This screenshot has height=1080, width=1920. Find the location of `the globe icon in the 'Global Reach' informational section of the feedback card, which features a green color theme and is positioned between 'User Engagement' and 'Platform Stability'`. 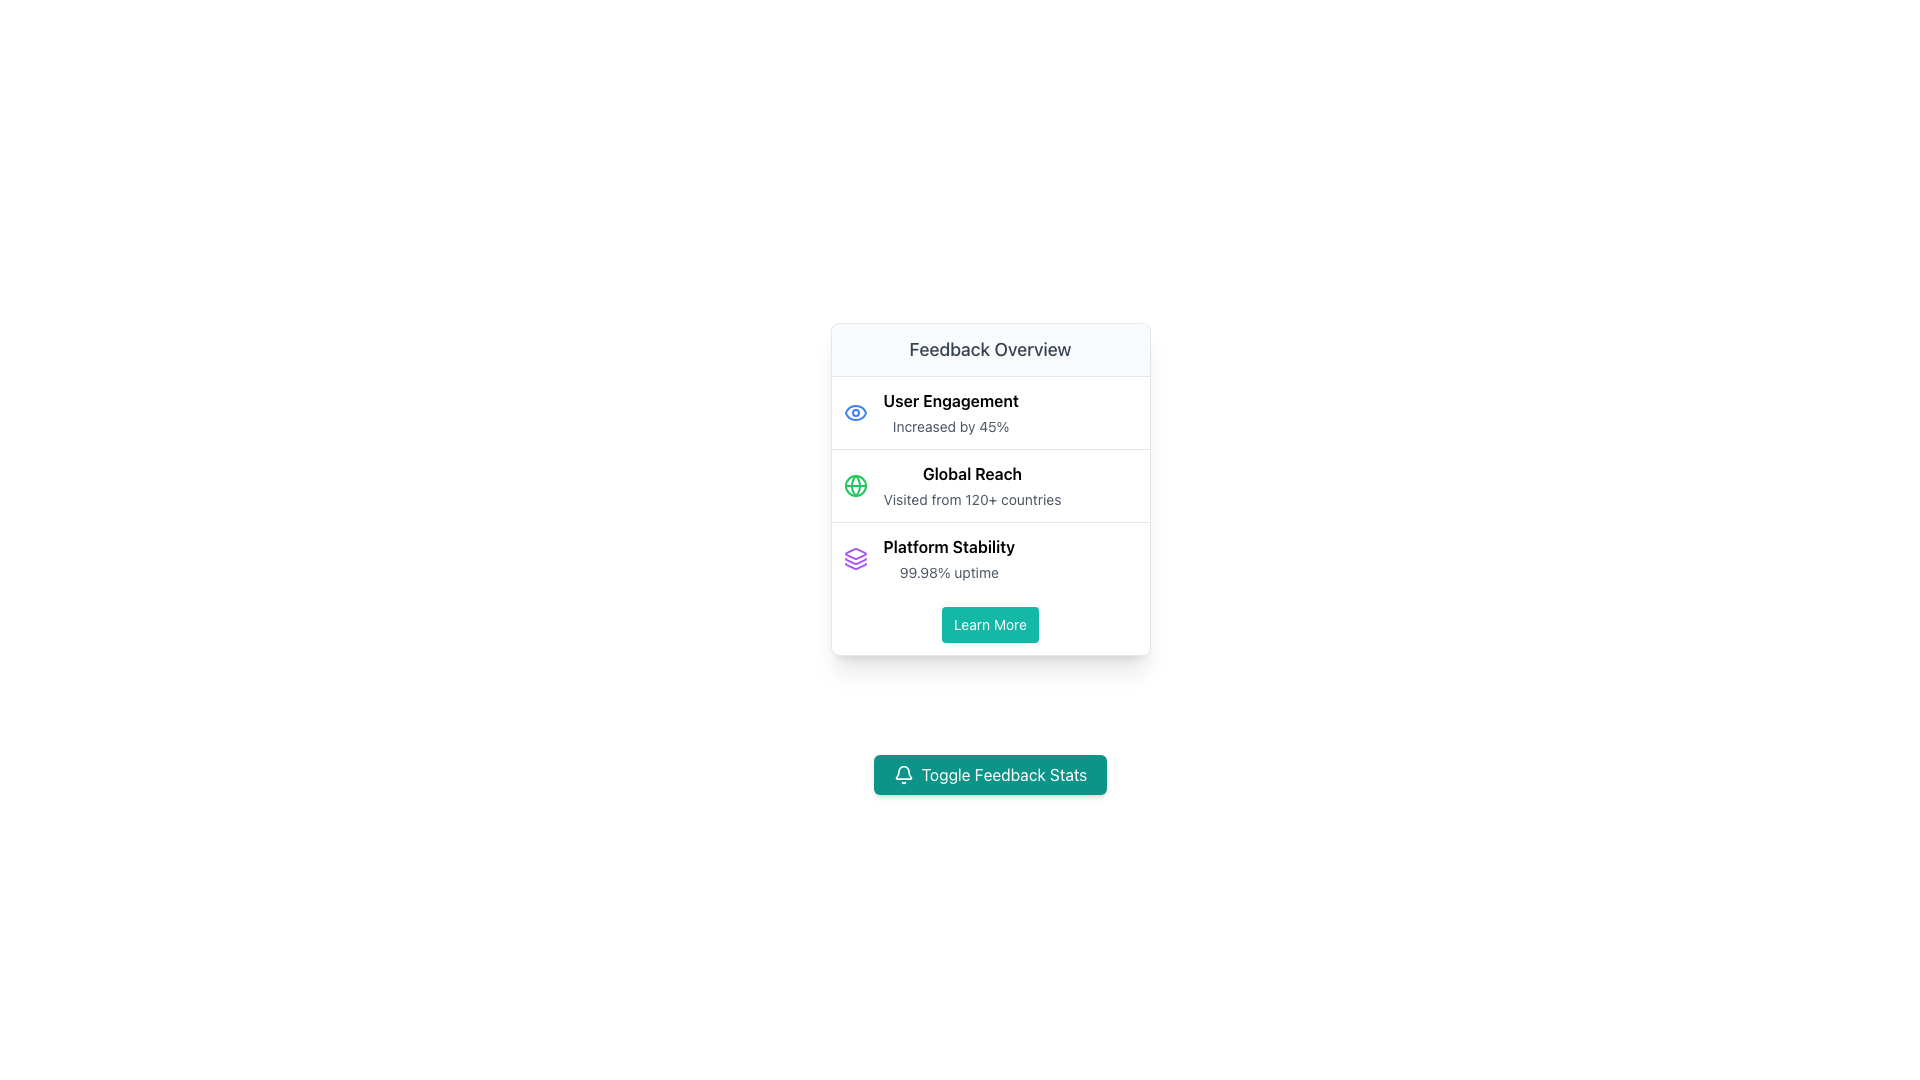

the globe icon in the 'Global Reach' informational section of the feedback card, which features a green color theme and is positioned between 'User Engagement' and 'Platform Stability' is located at coordinates (990, 485).